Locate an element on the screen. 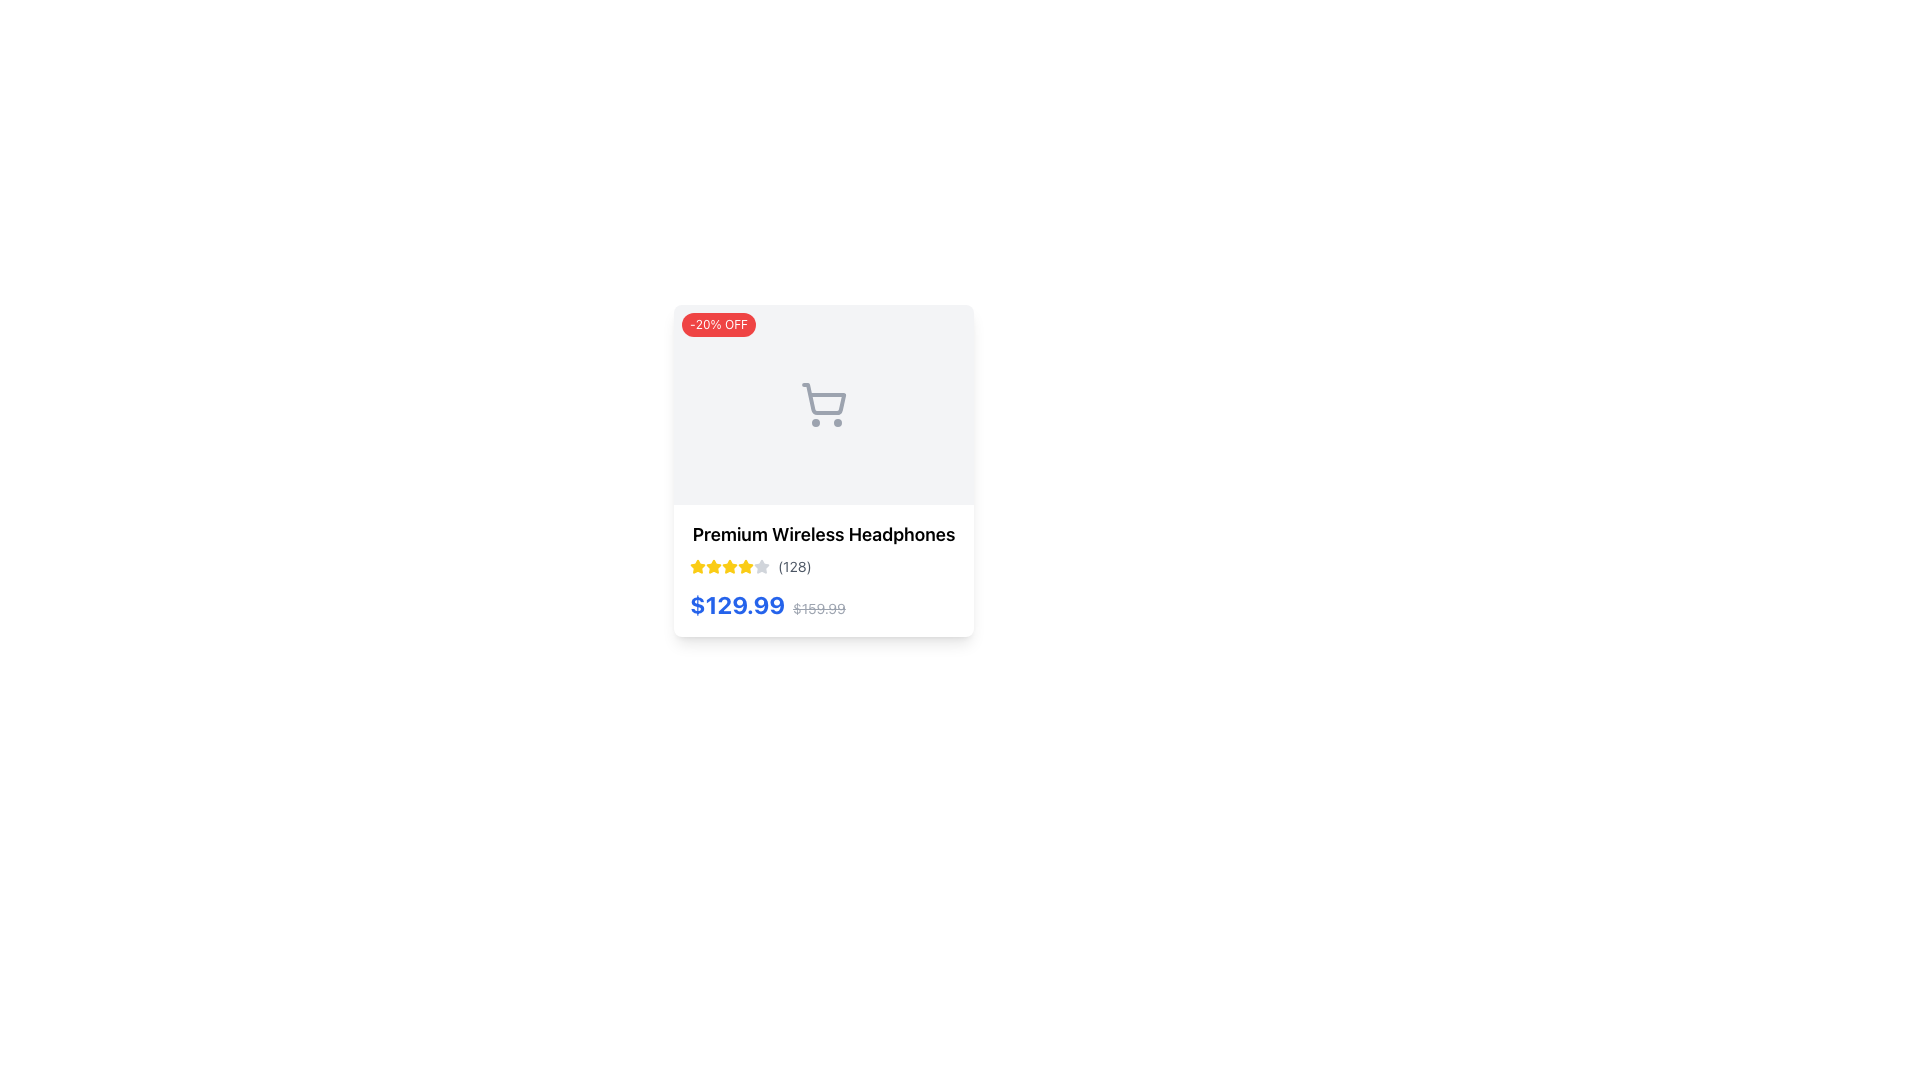 This screenshot has width=1920, height=1080. the second yellow filled star icon representing a rating located below the product title 'Premium Wireless Headphones' is located at coordinates (714, 566).